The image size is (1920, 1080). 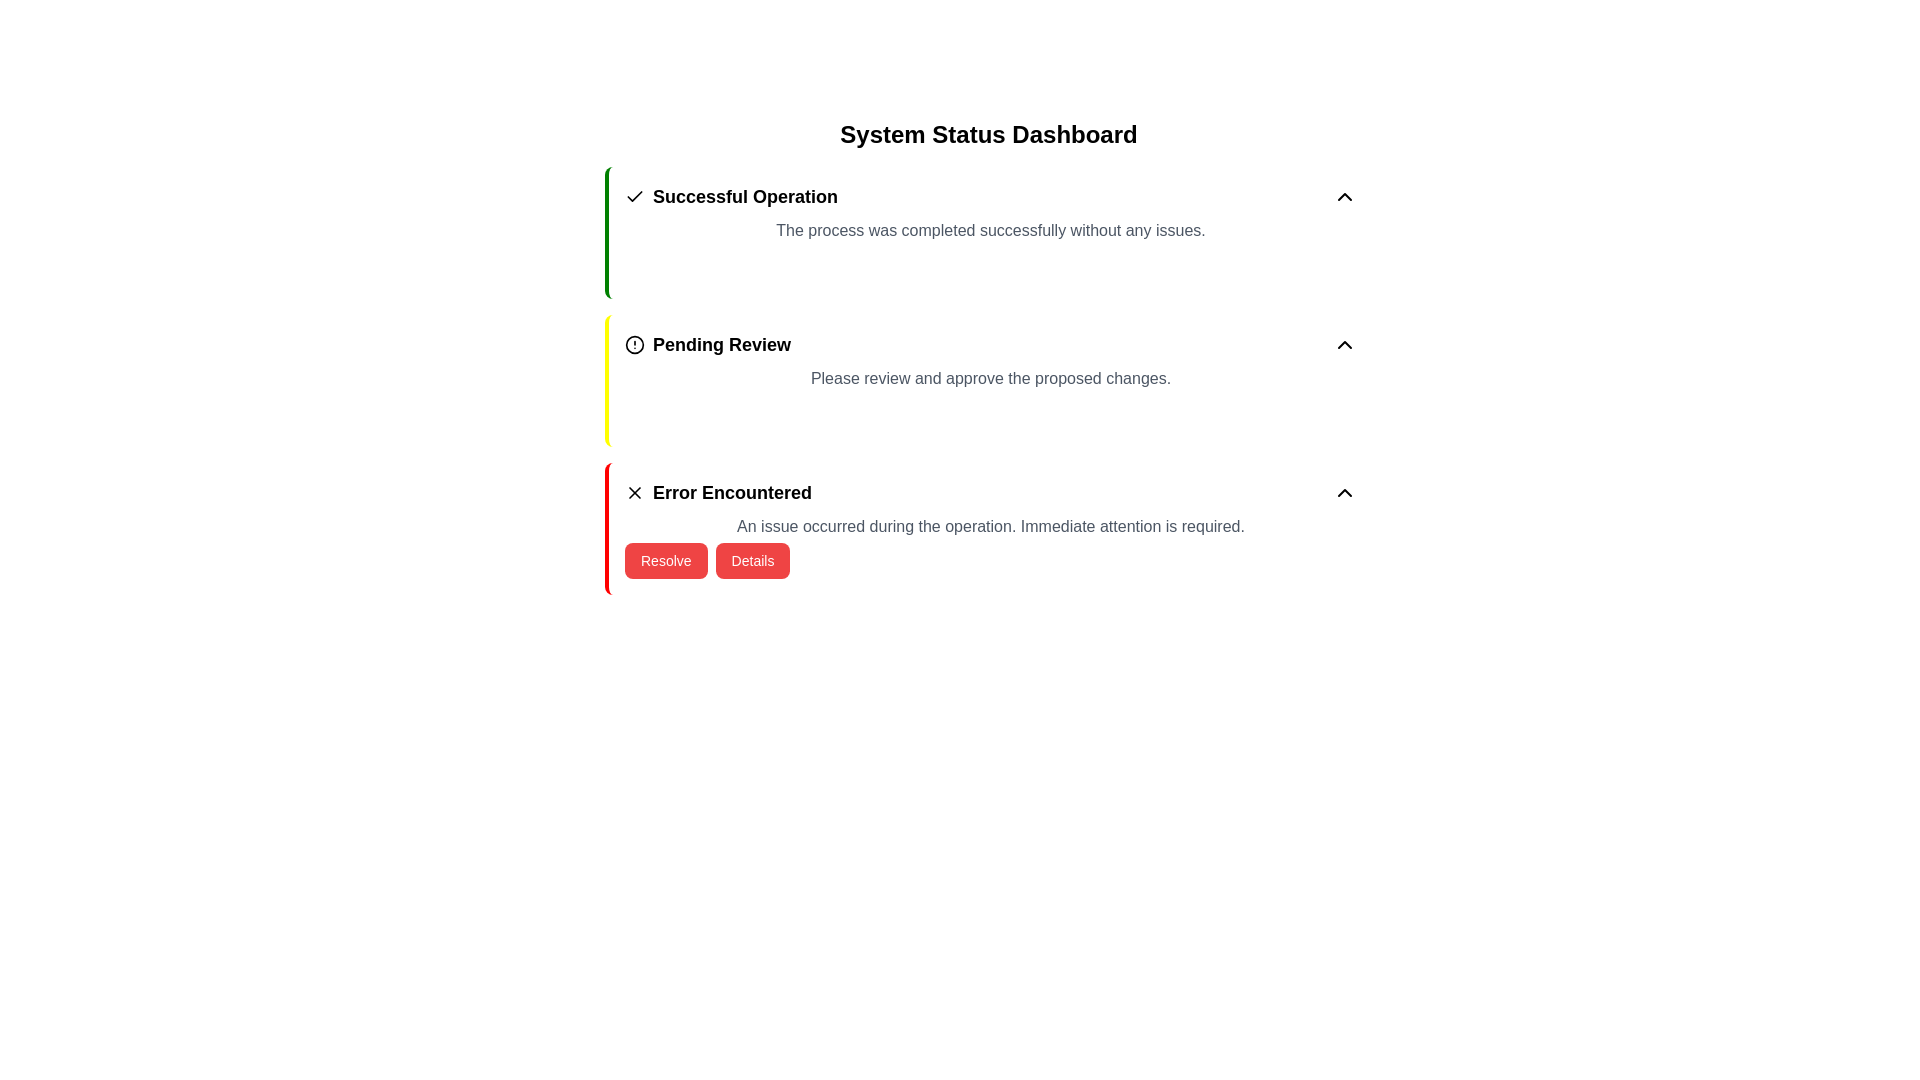 I want to click on the Status Label displaying the yellow warning icon and the text 'Pending Review' in bold, located in the System Status Dashboard between 'Successful Operation' and 'Error Encountered', so click(x=708, y=343).